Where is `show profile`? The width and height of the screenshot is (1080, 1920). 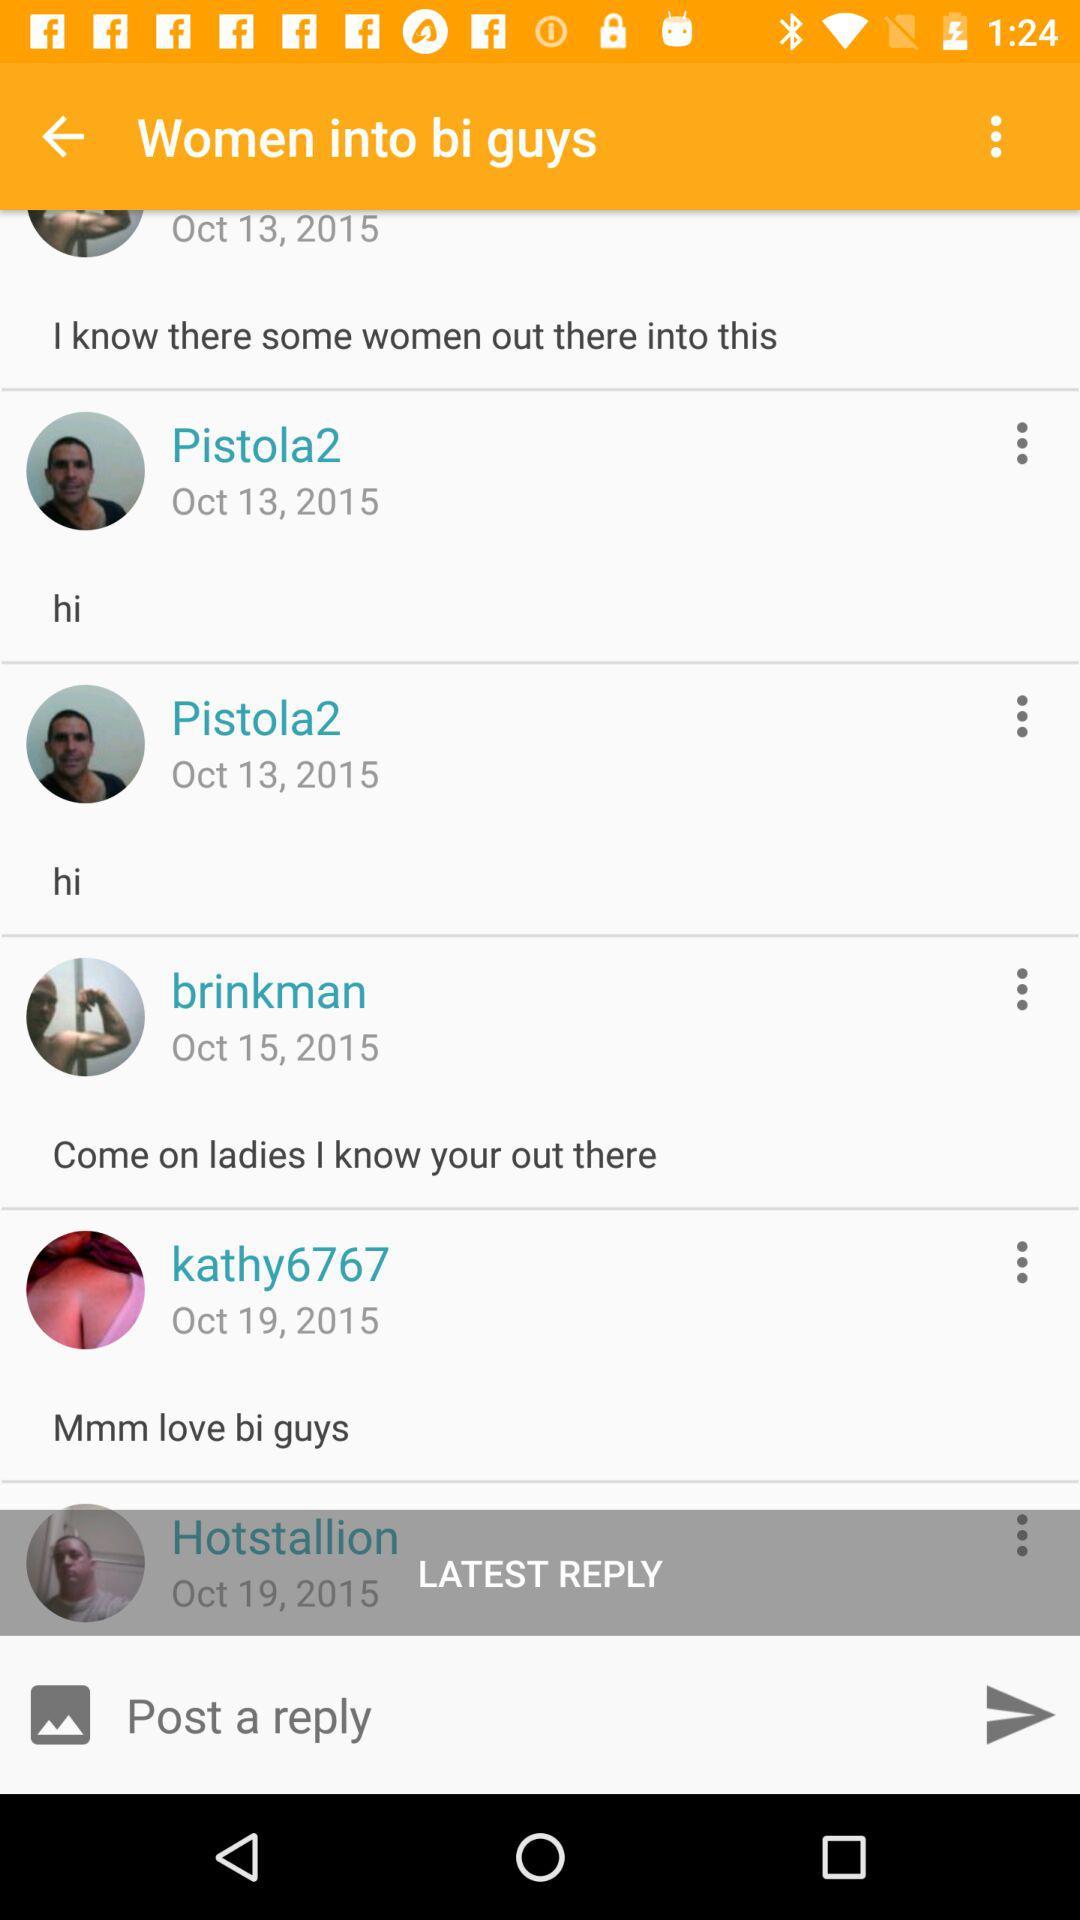
show profile is located at coordinates (84, 469).